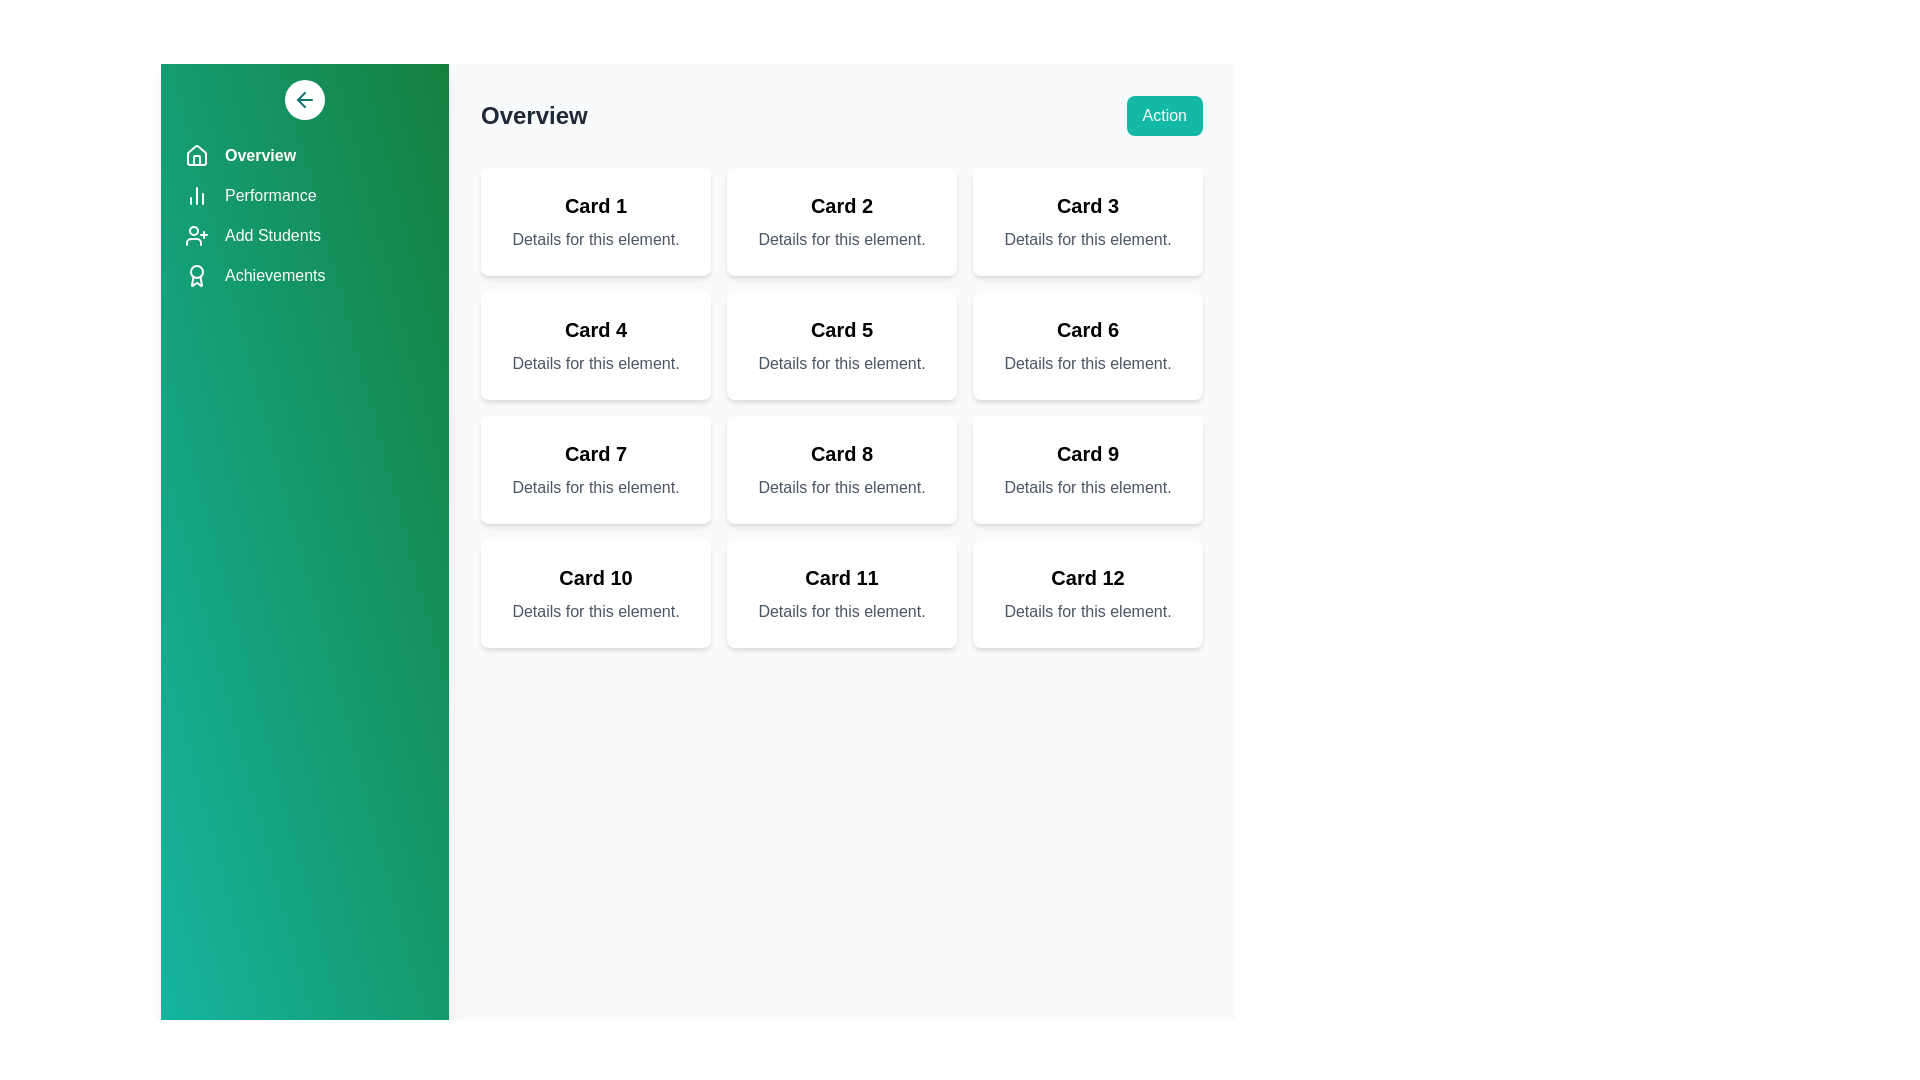 This screenshot has height=1080, width=1920. What do you see at coordinates (1164, 115) in the screenshot?
I see `'Action' button in the header` at bounding box center [1164, 115].